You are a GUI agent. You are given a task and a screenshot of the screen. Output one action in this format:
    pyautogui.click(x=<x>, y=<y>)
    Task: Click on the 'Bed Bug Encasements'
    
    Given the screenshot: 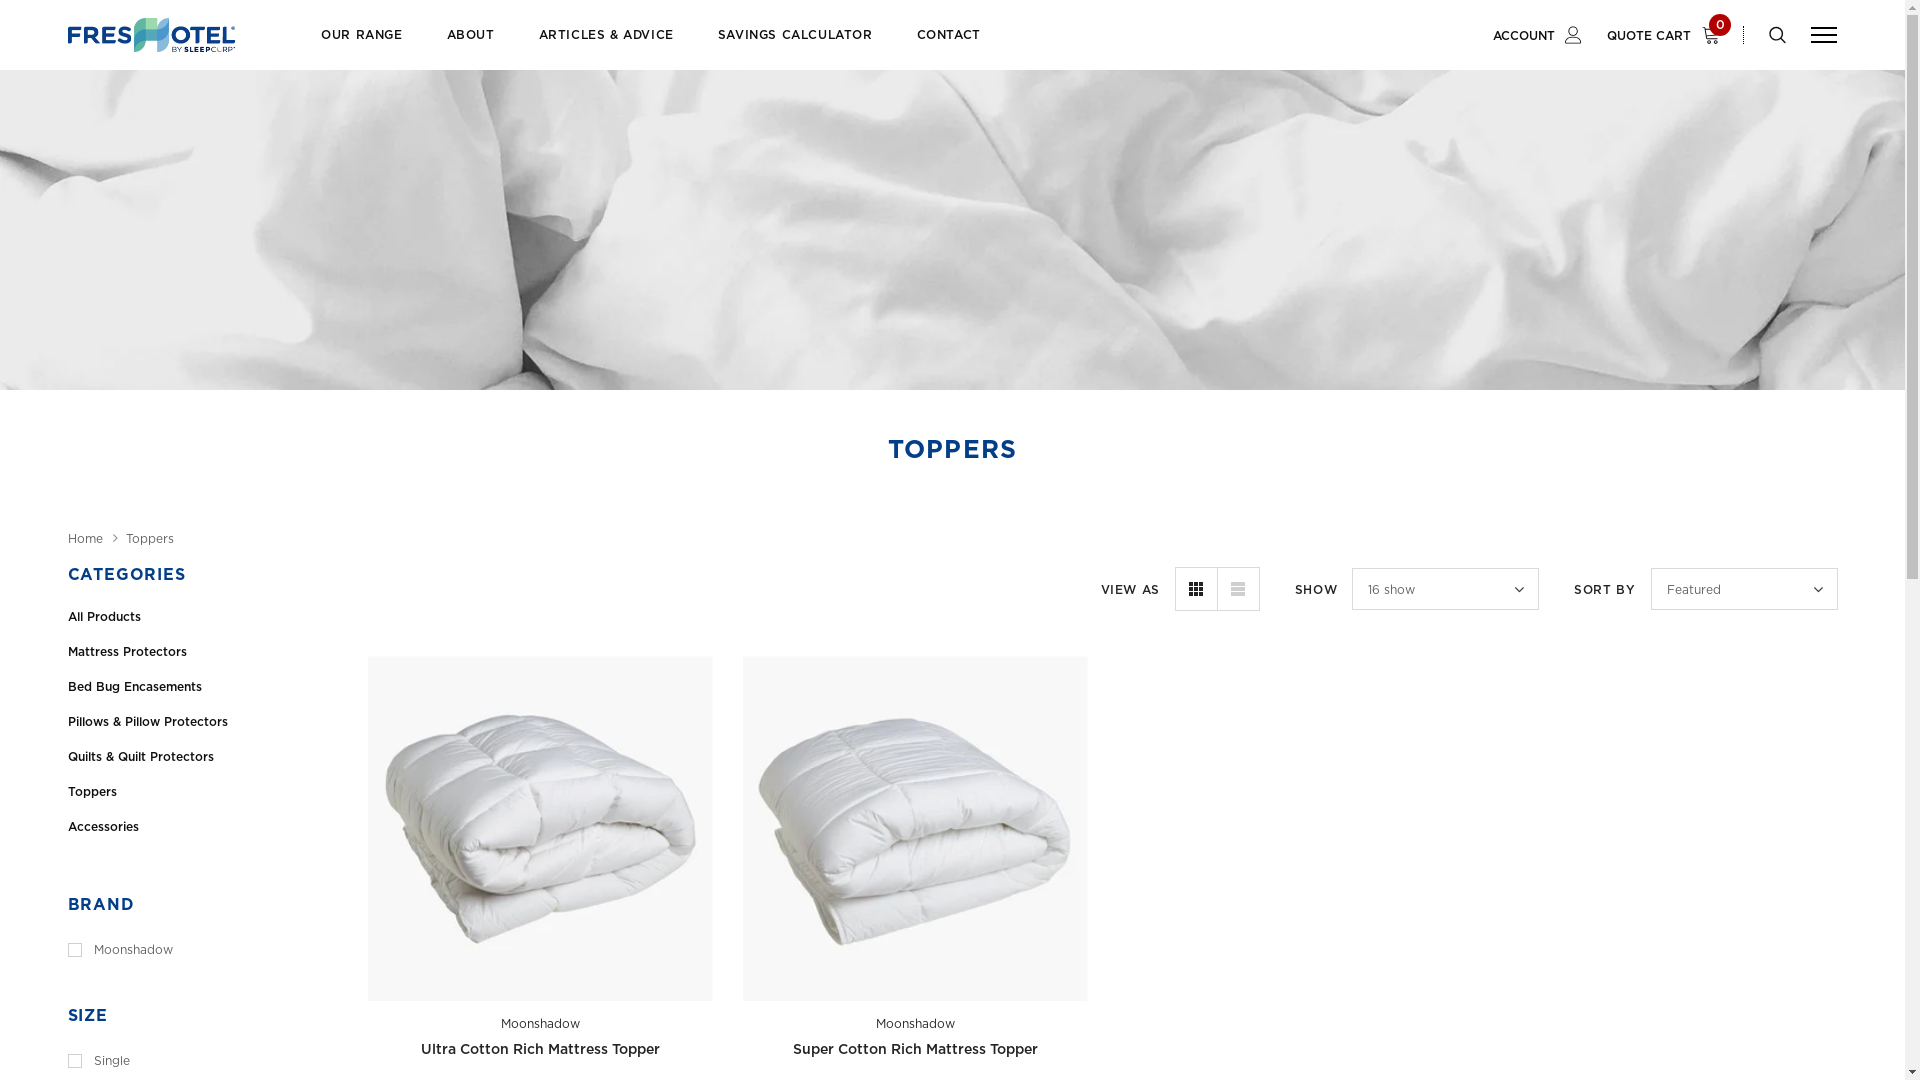 What is the action you would take?
    pyautogui.click(x=202, y=685)
    